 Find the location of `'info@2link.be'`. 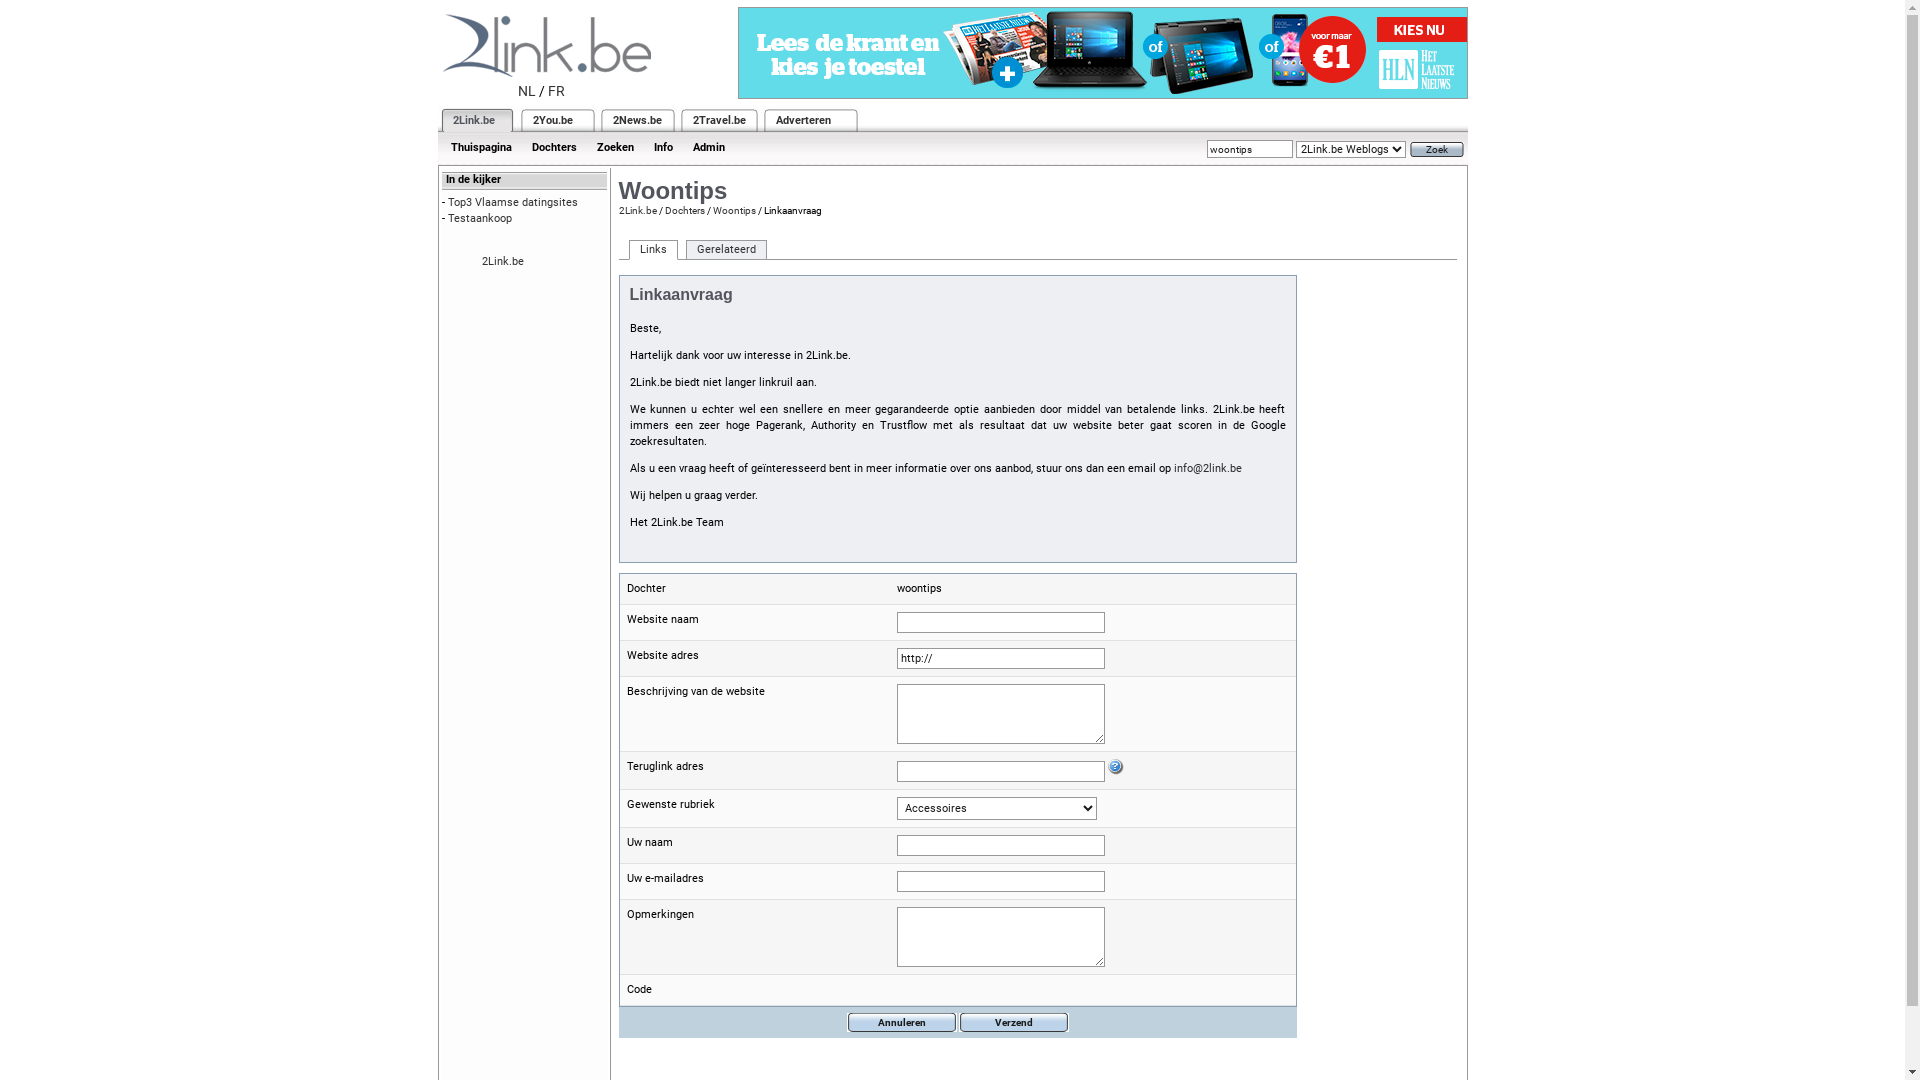

'info@2link.be' is located at coordinates (1207, 468).